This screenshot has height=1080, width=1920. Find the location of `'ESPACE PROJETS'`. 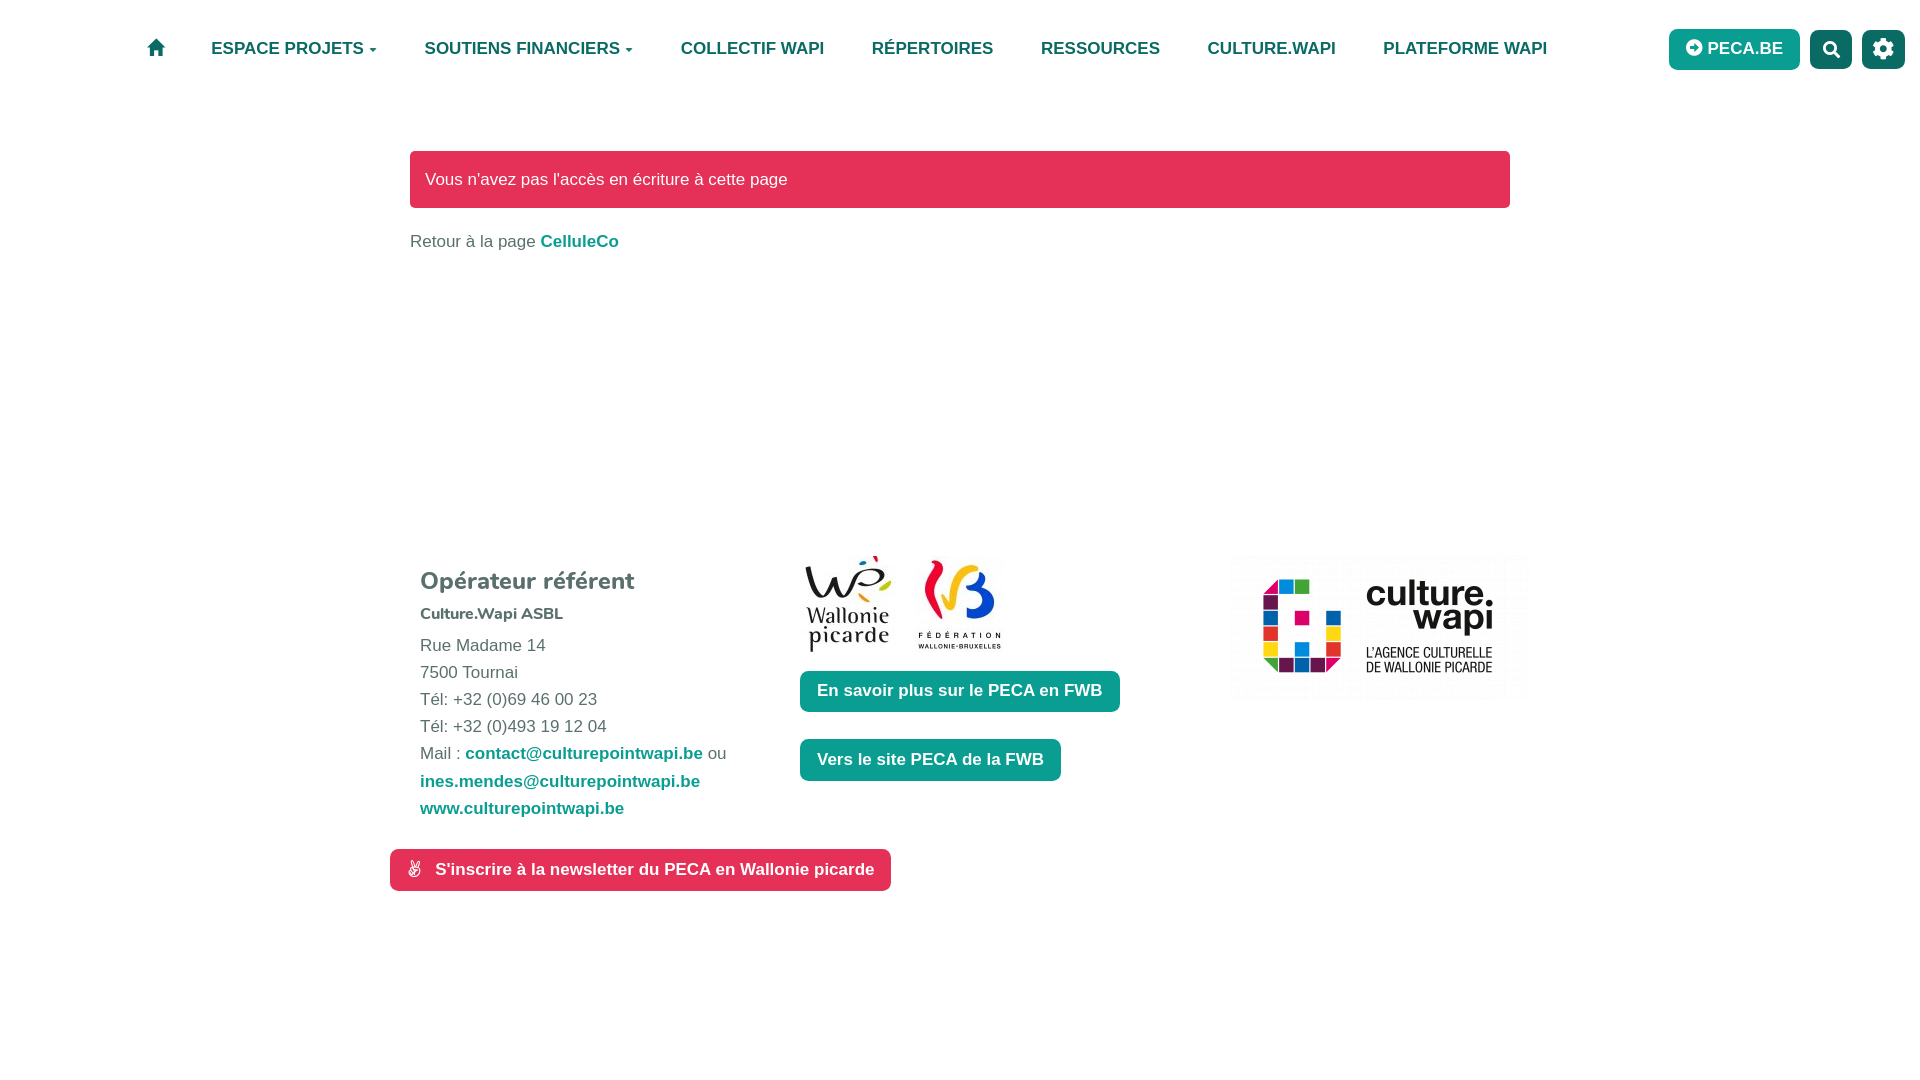

'ESPACE PROJETS' is located at coordinates (292, 48).